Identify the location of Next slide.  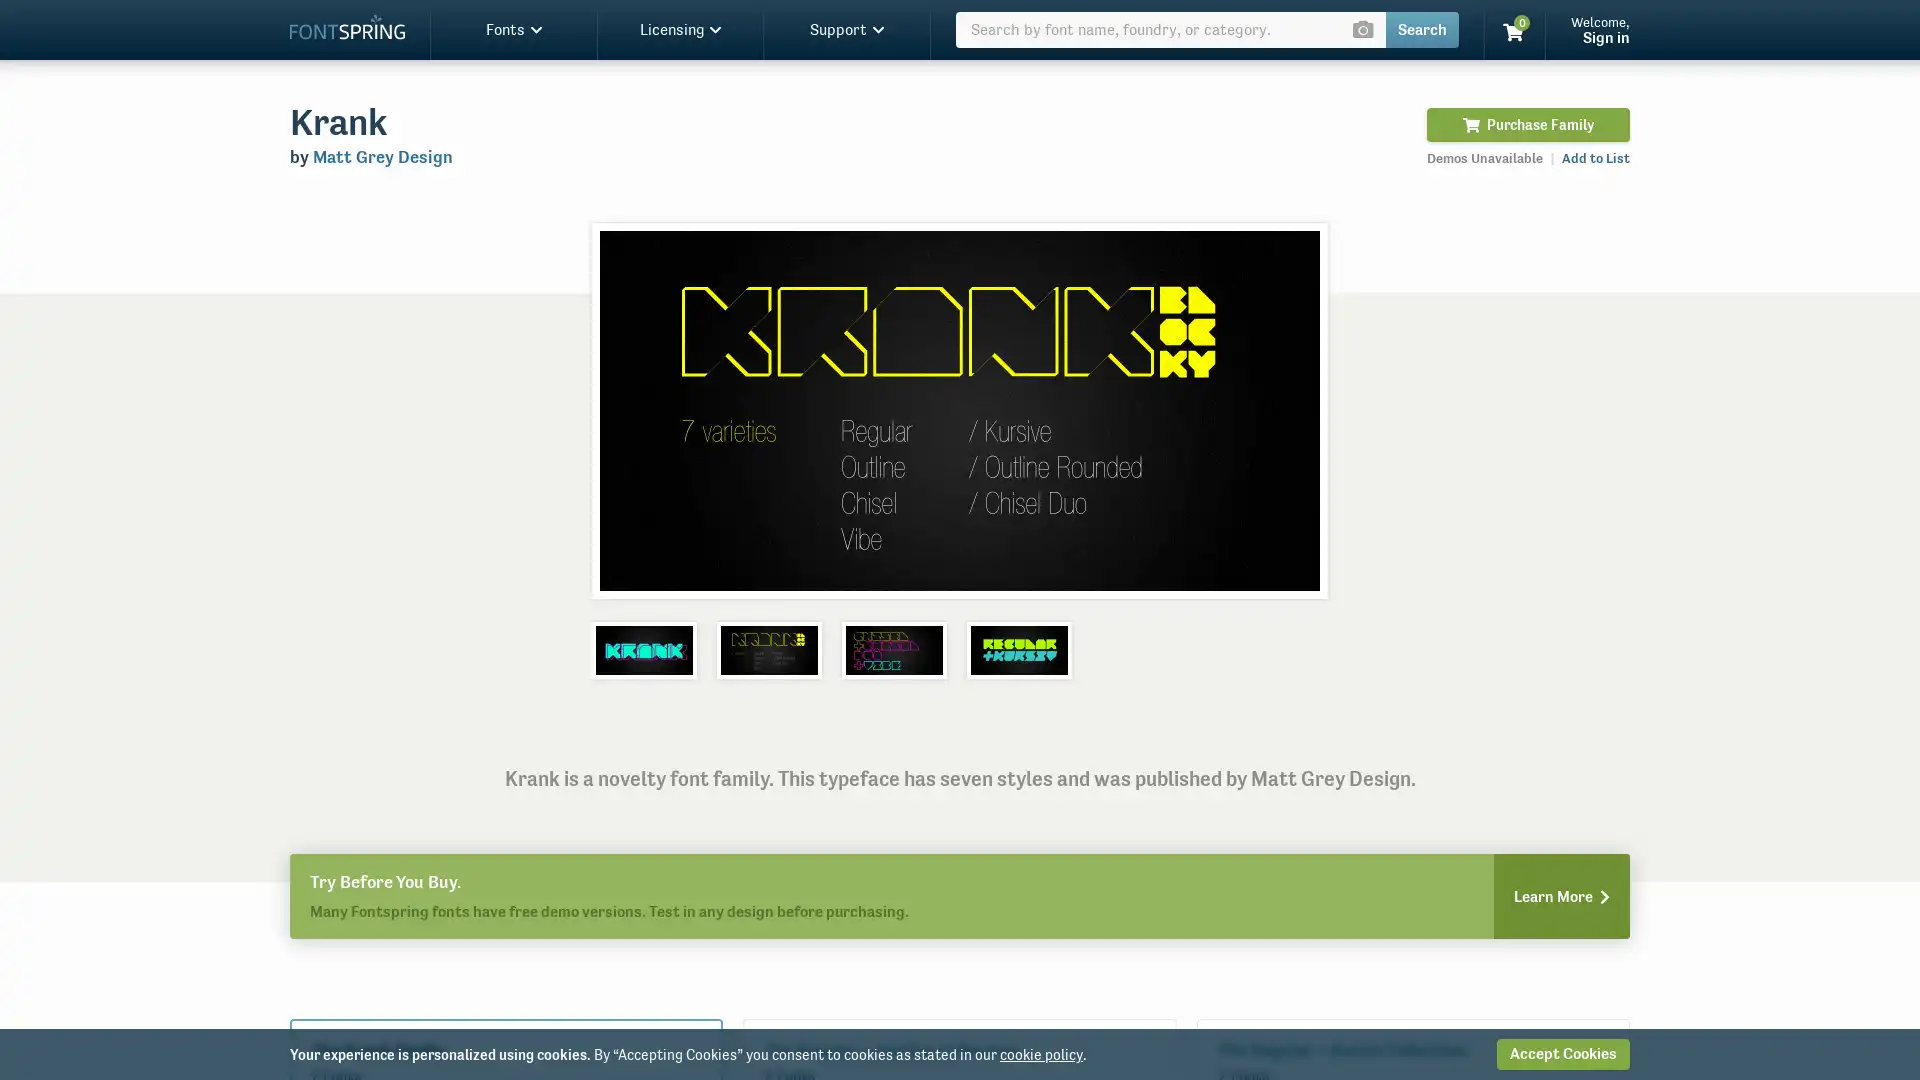
(1290, 410).